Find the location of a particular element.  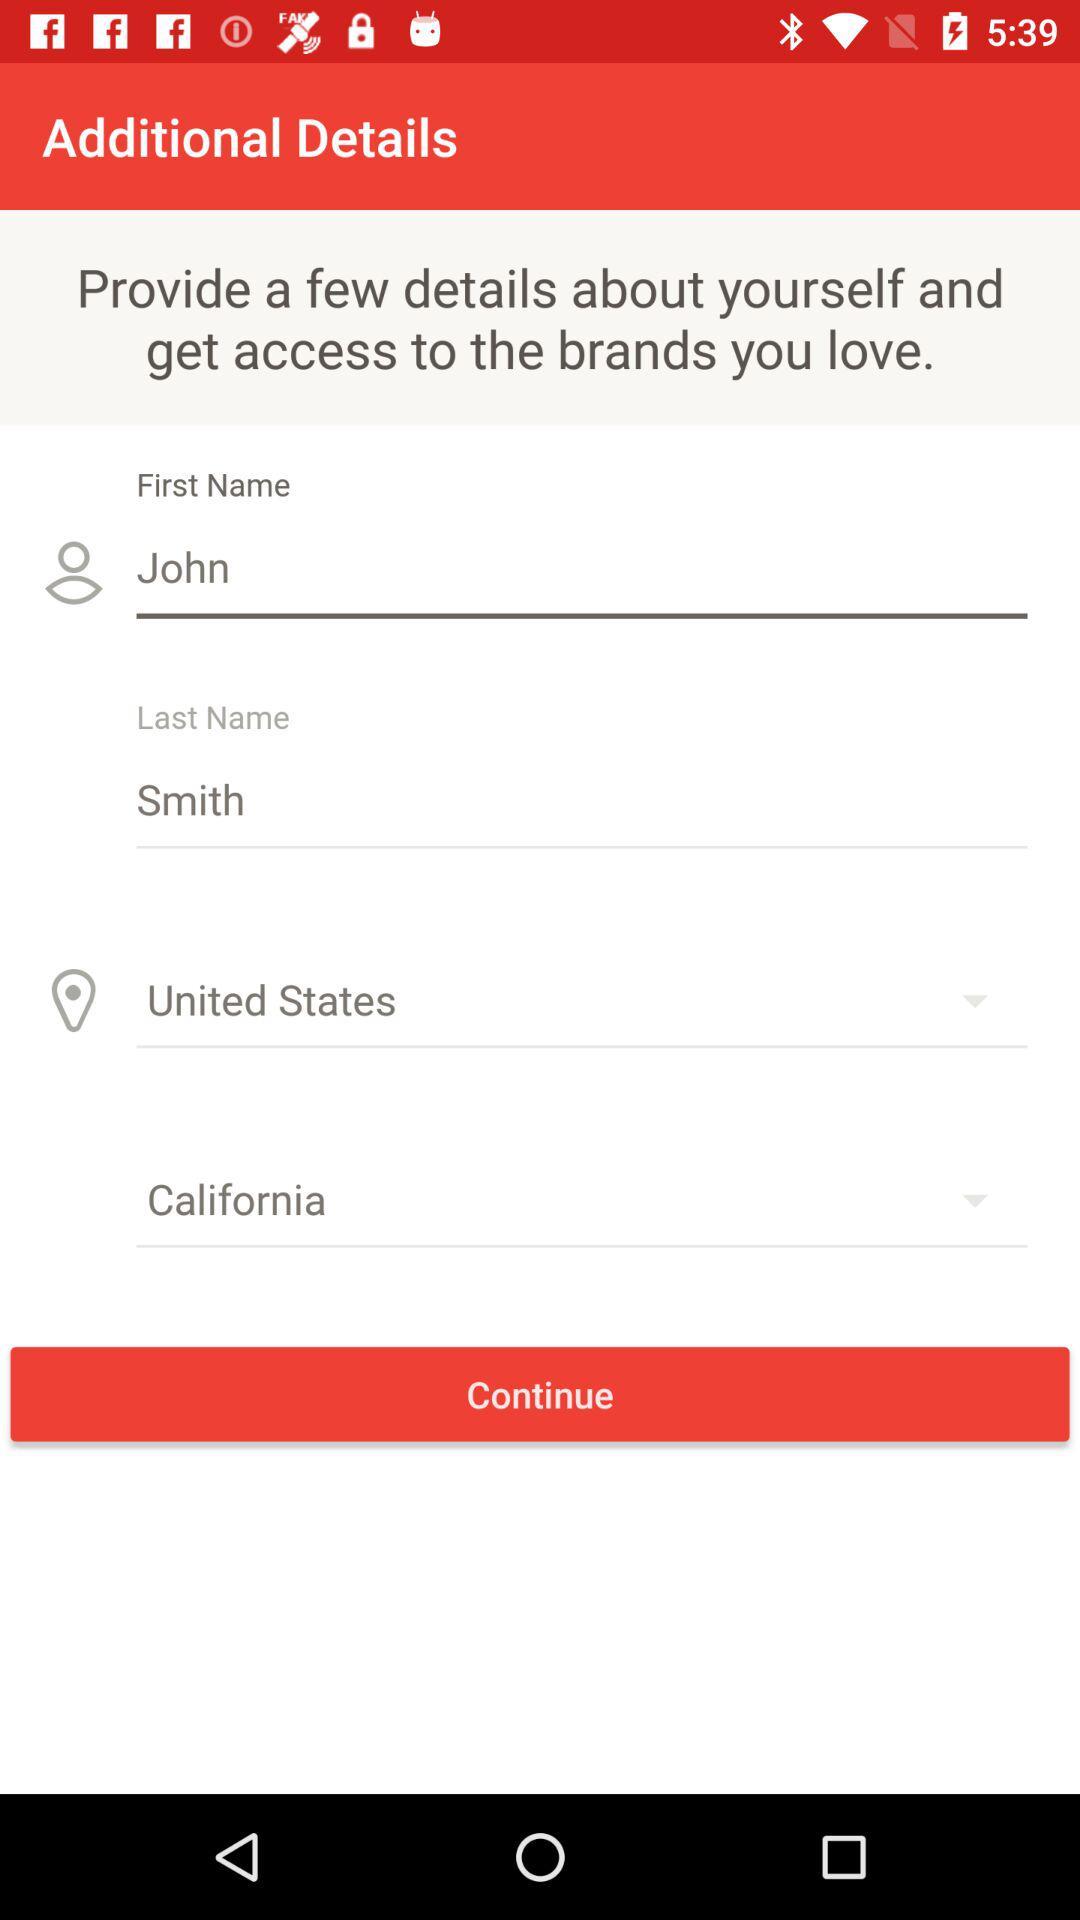

the item above the smith icon is located at coordinates (582, 565).